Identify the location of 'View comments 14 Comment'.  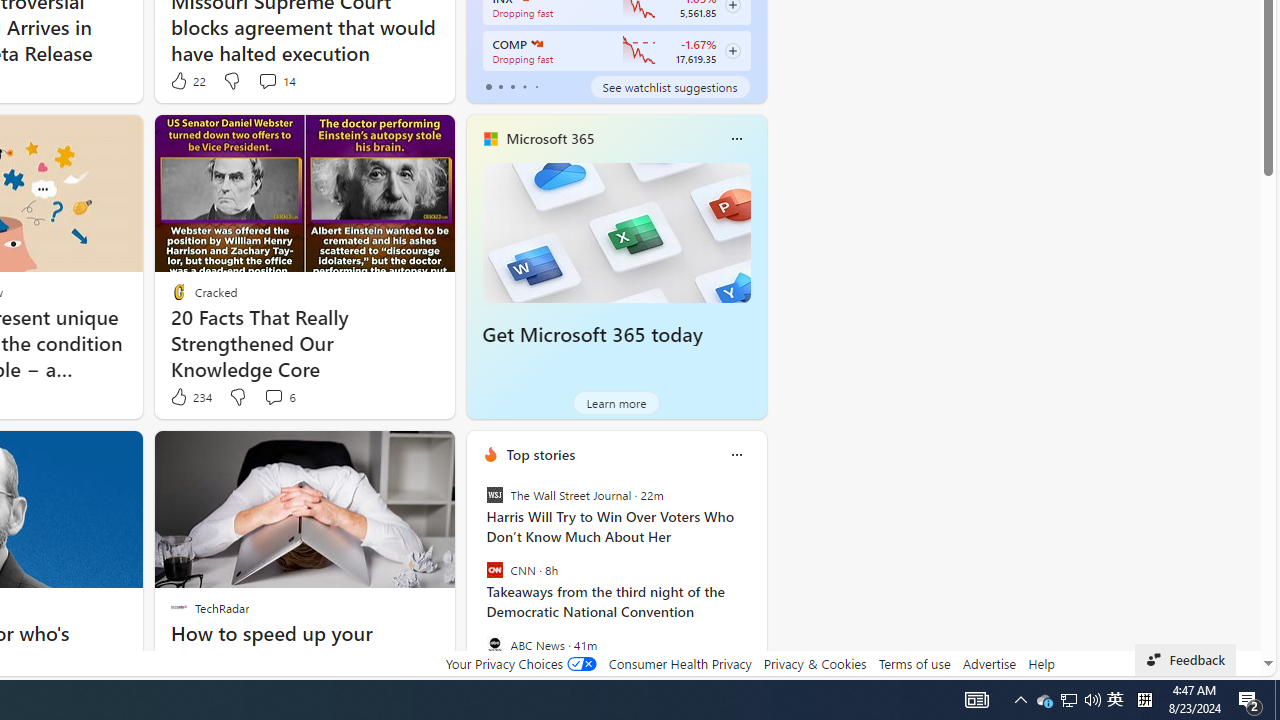
(266, 80).